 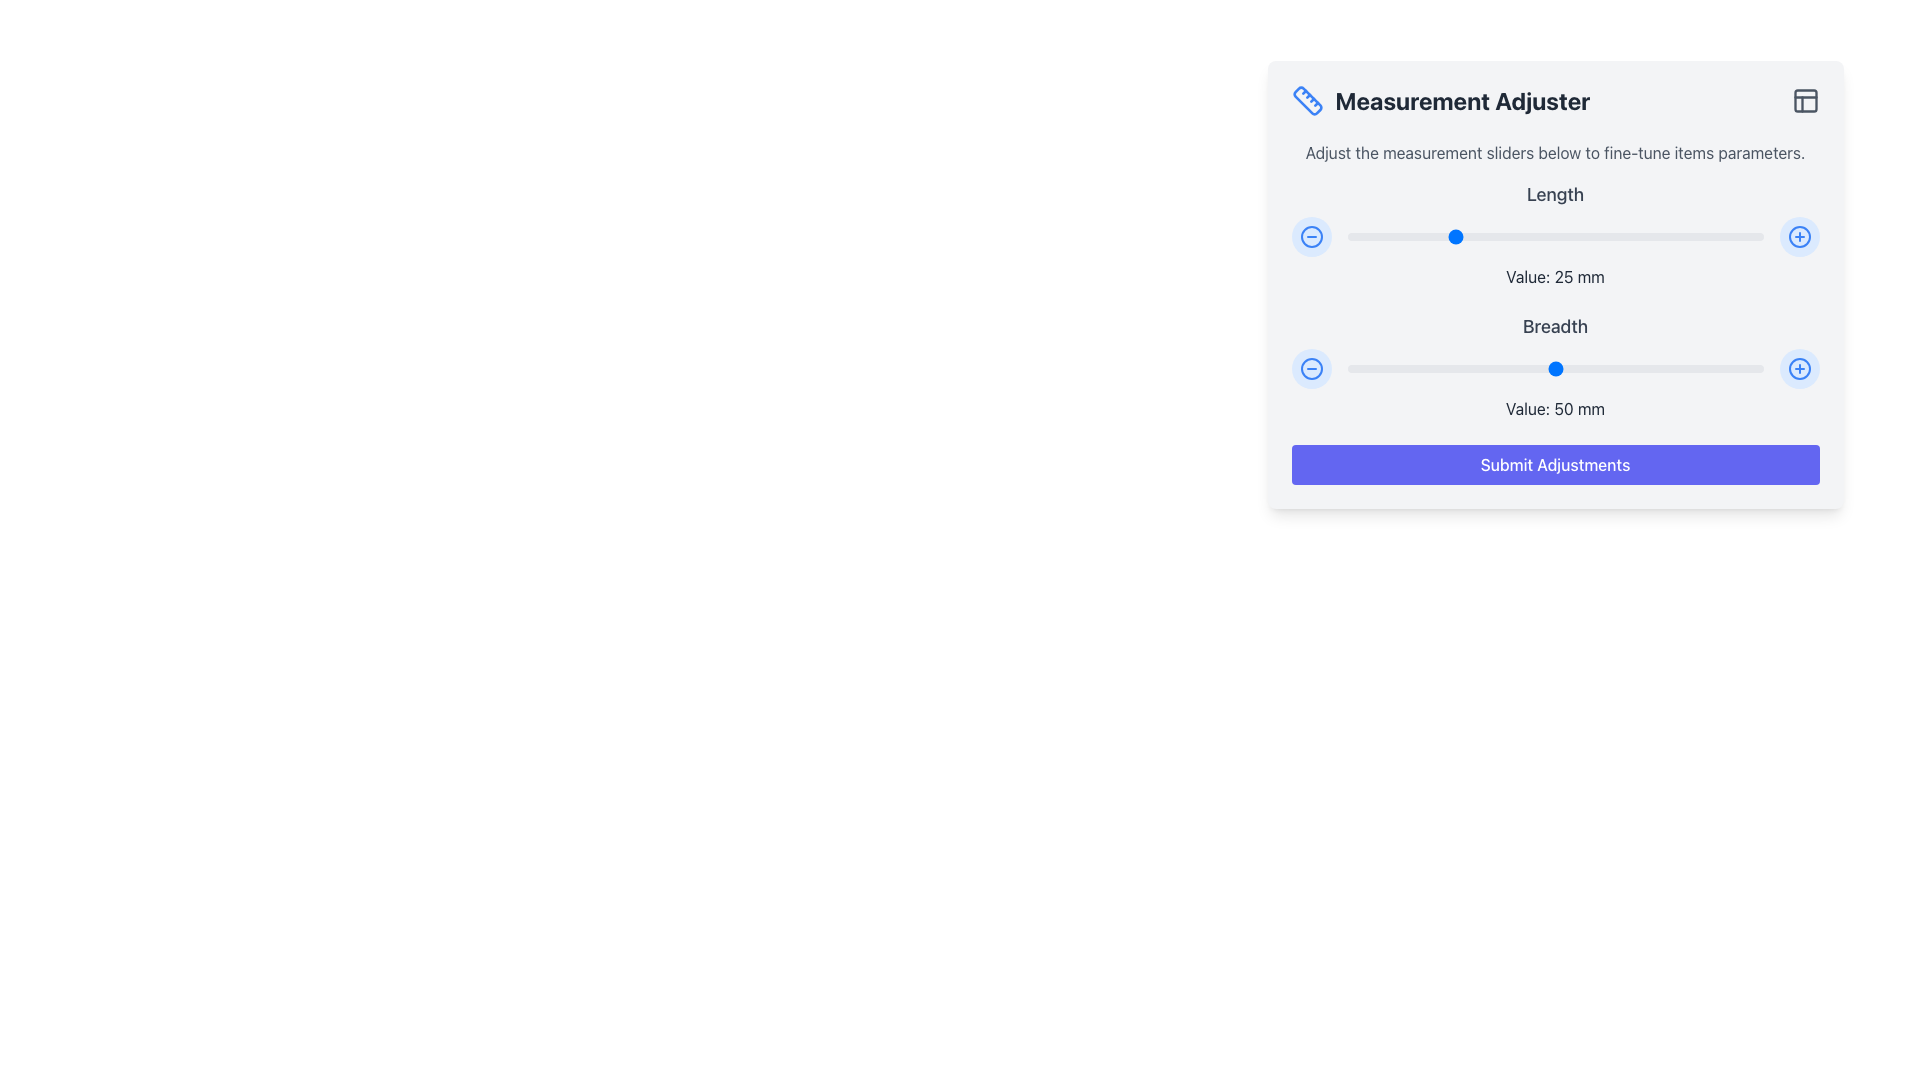 What do you see at coordinates (1596, 235) in the screenshot?
I see `the length value` at bounding box center [1596, 235].